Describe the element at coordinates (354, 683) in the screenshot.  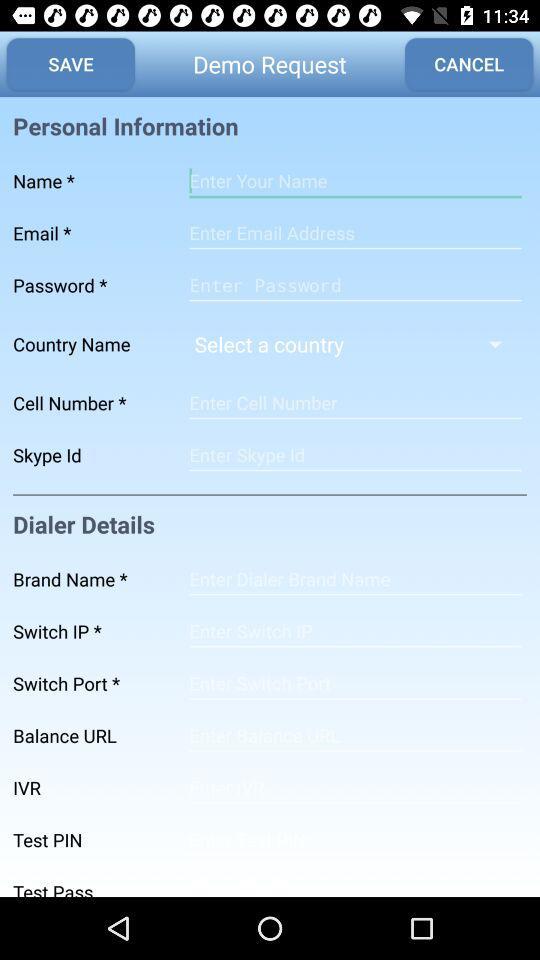
I see `write switch port` at that location.